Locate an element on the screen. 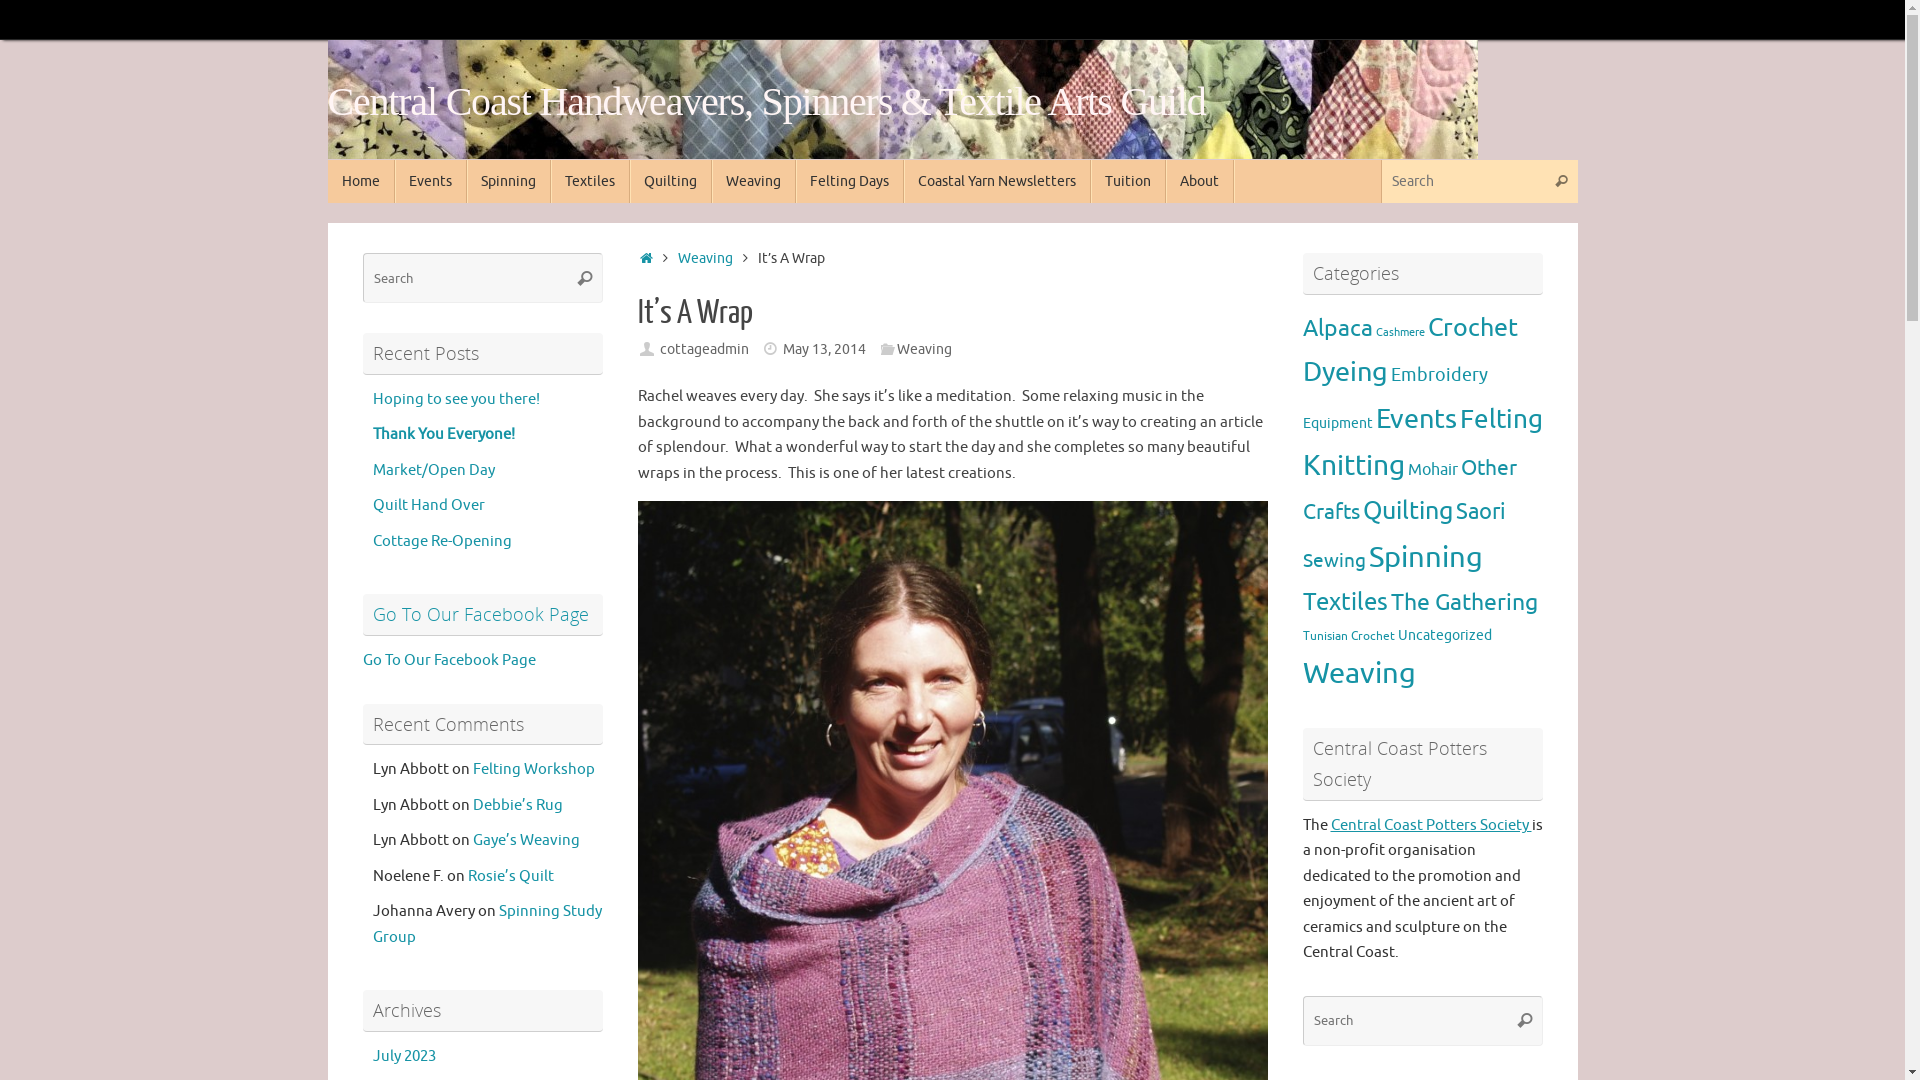 The width and height of the screenshot is (1920, 1080). 'Crochet' is located at coordinates (1473, 326).